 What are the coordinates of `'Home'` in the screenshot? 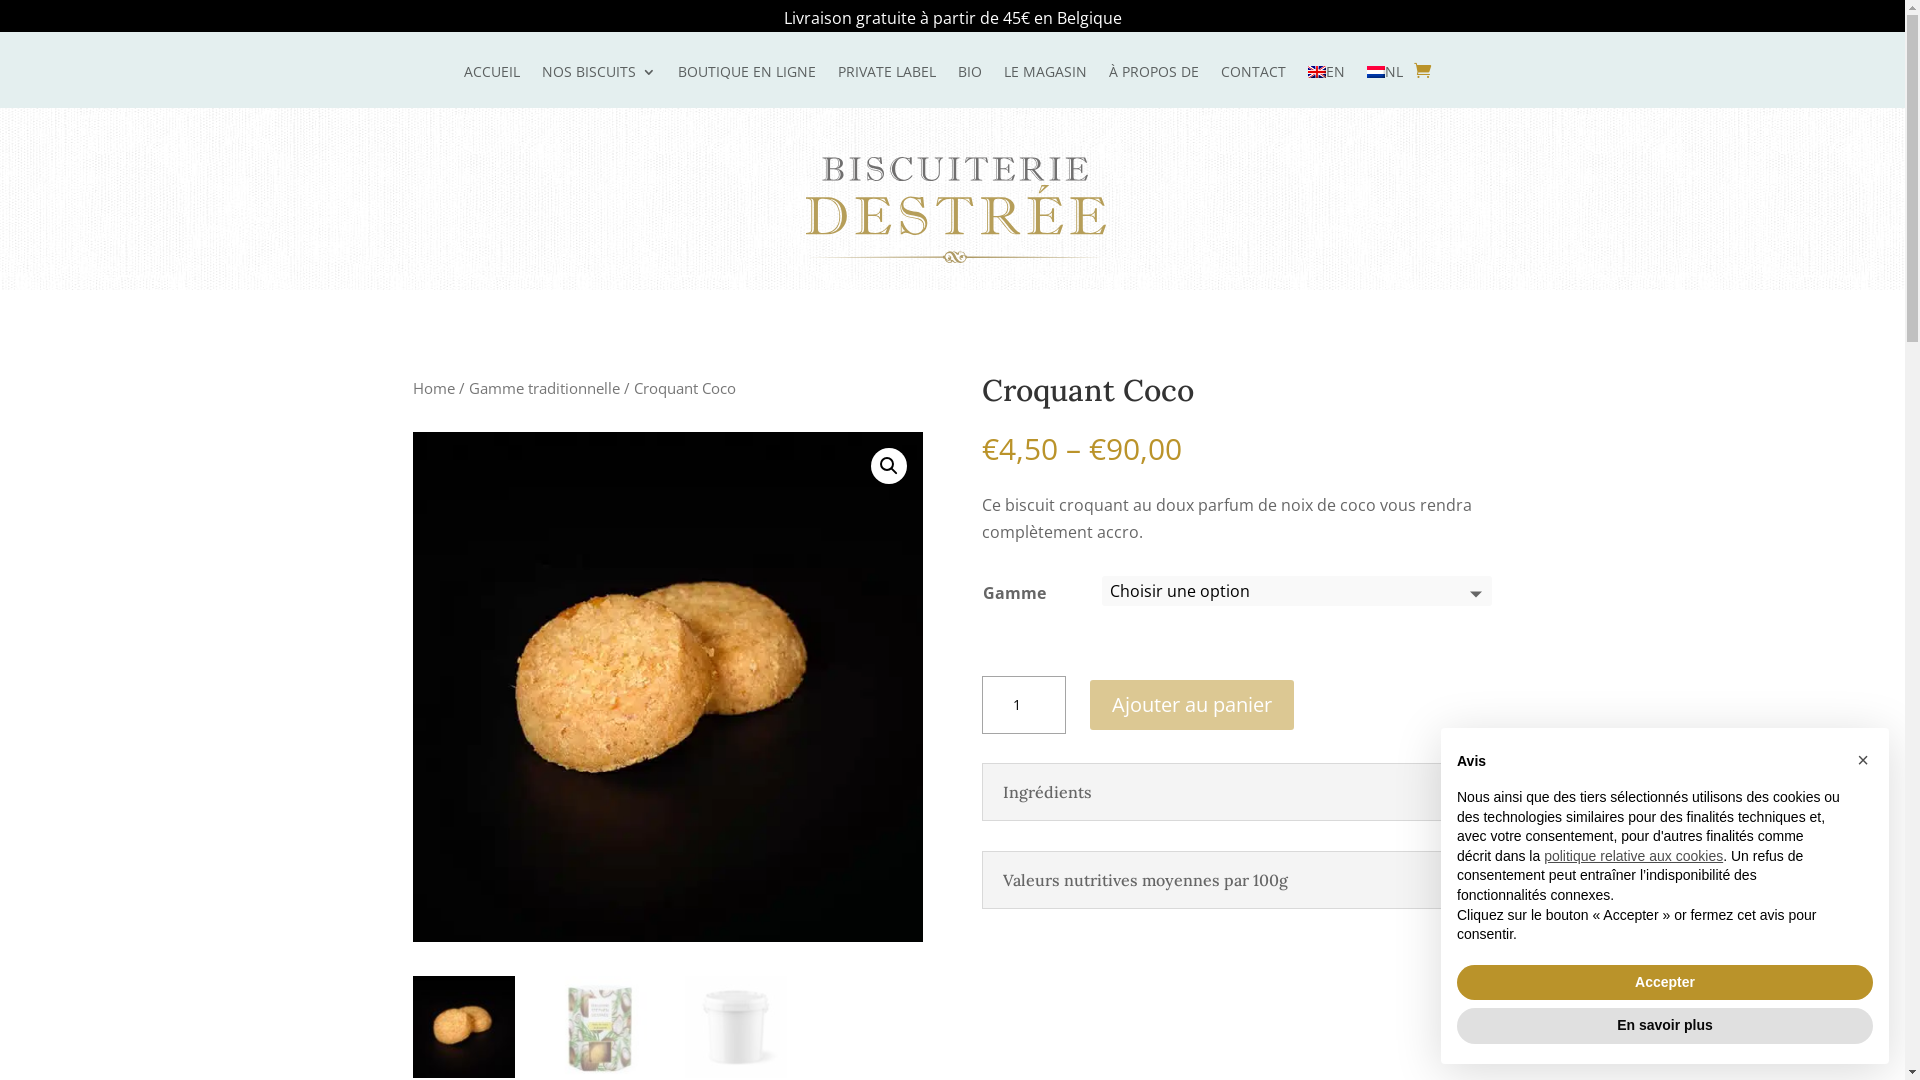 It's located at (411, 388).